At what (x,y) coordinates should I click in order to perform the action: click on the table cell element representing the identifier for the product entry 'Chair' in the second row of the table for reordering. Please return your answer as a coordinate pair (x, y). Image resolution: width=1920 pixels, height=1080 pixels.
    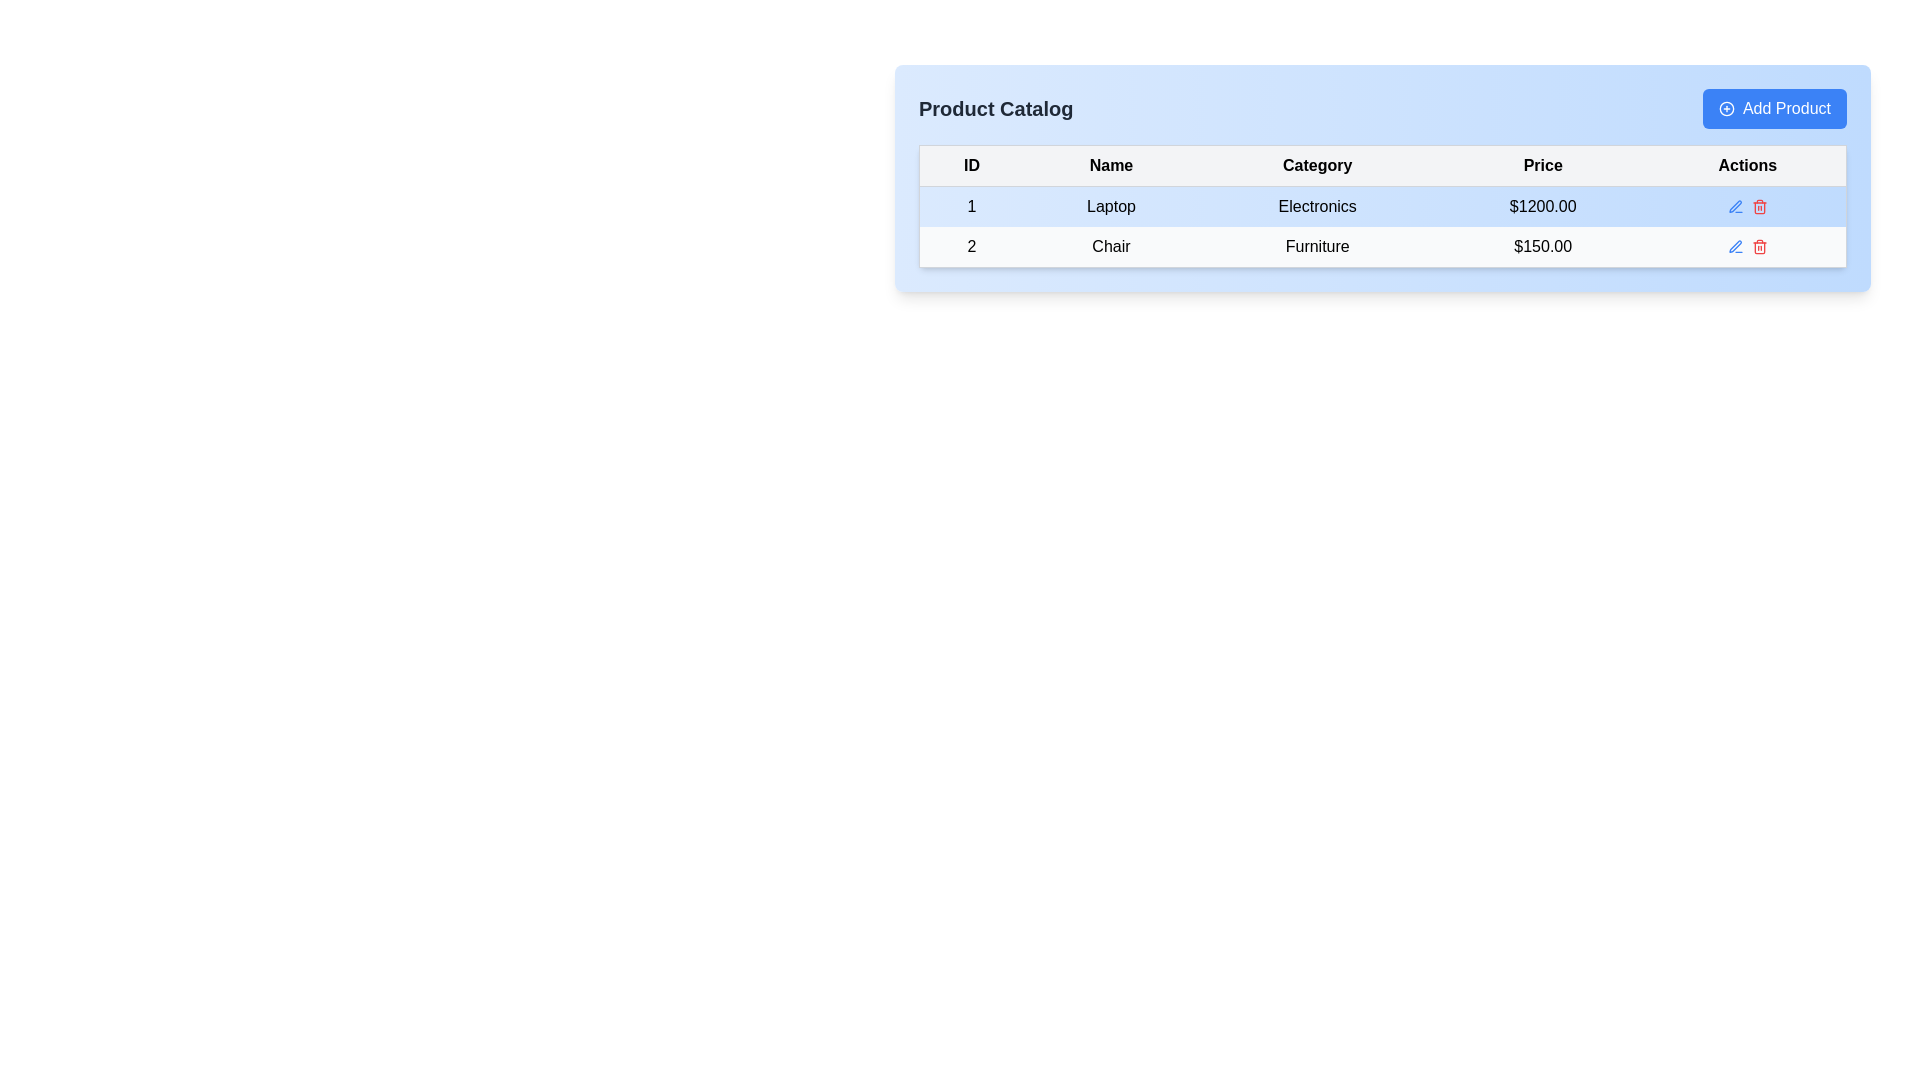
    Looking at the image, I should click on (971, 246).